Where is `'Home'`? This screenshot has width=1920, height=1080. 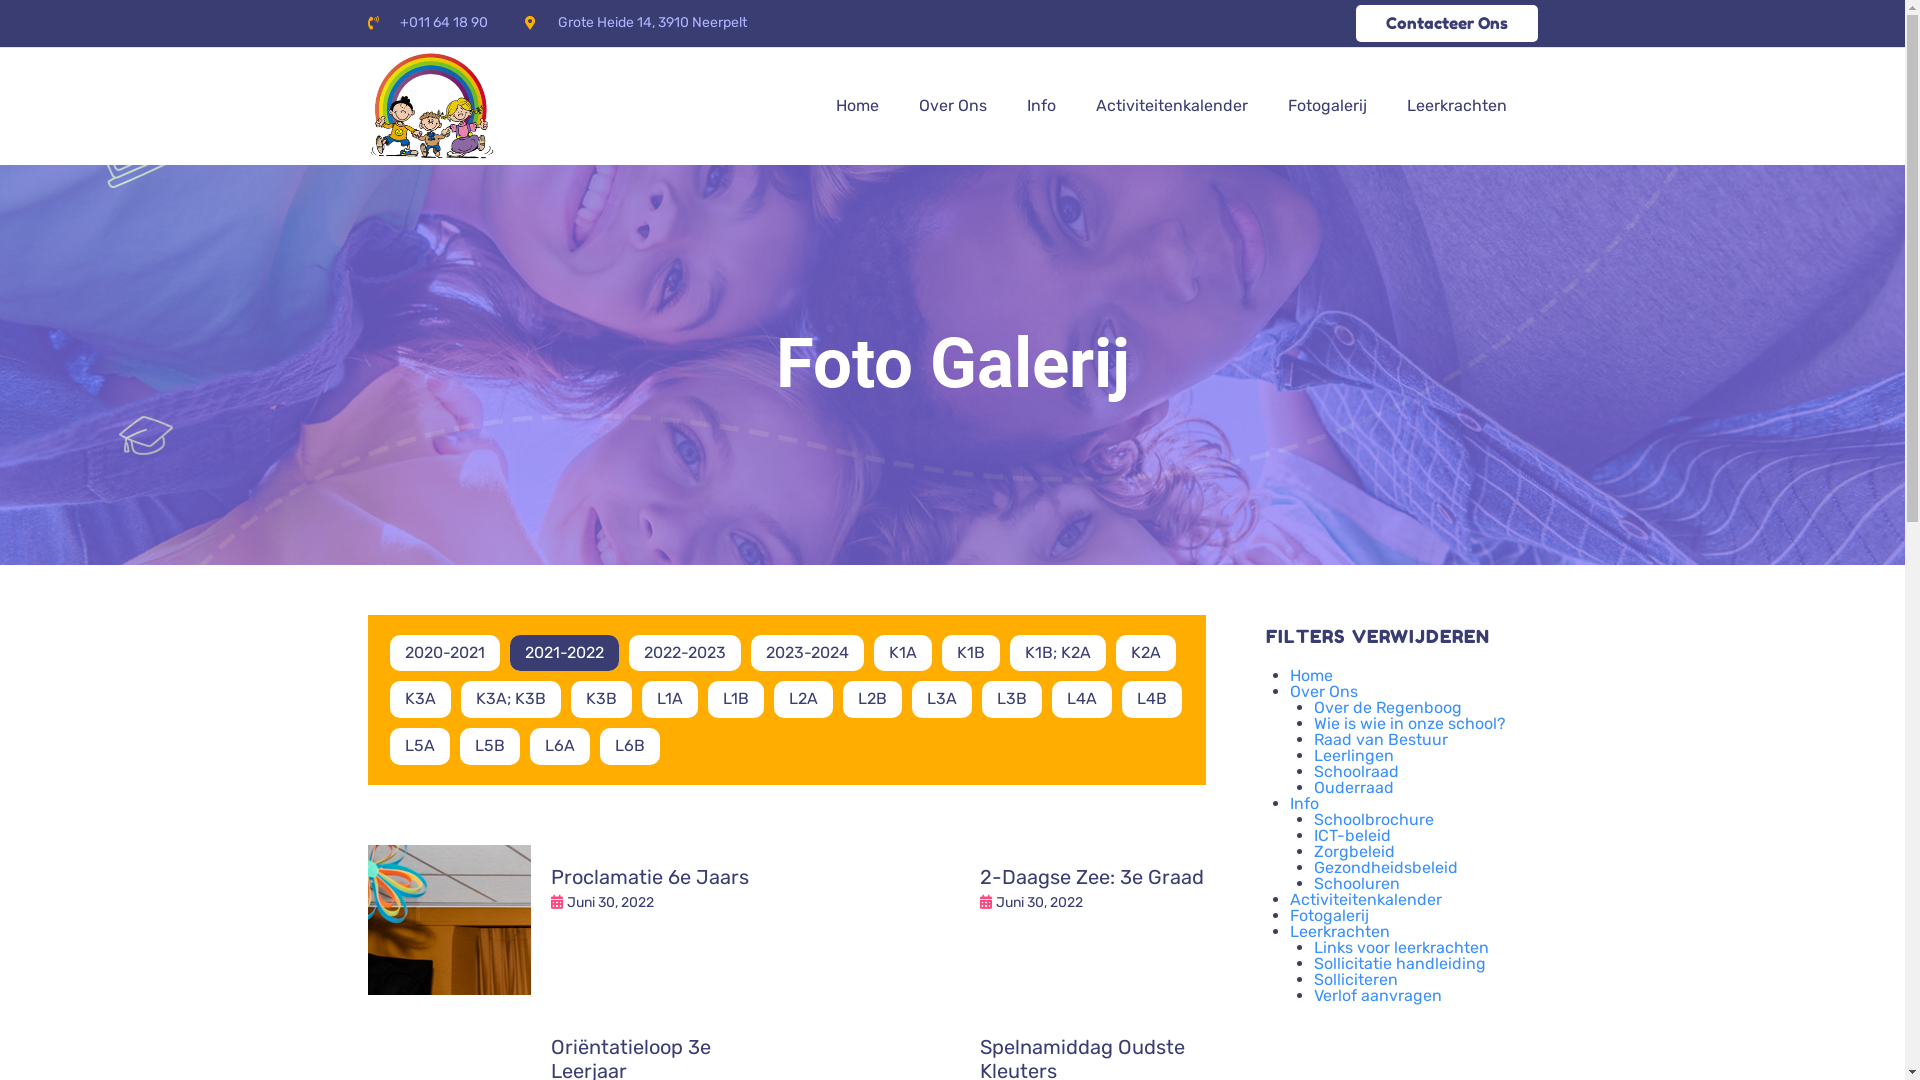 'Home' is located at coordinates (1311, 675).